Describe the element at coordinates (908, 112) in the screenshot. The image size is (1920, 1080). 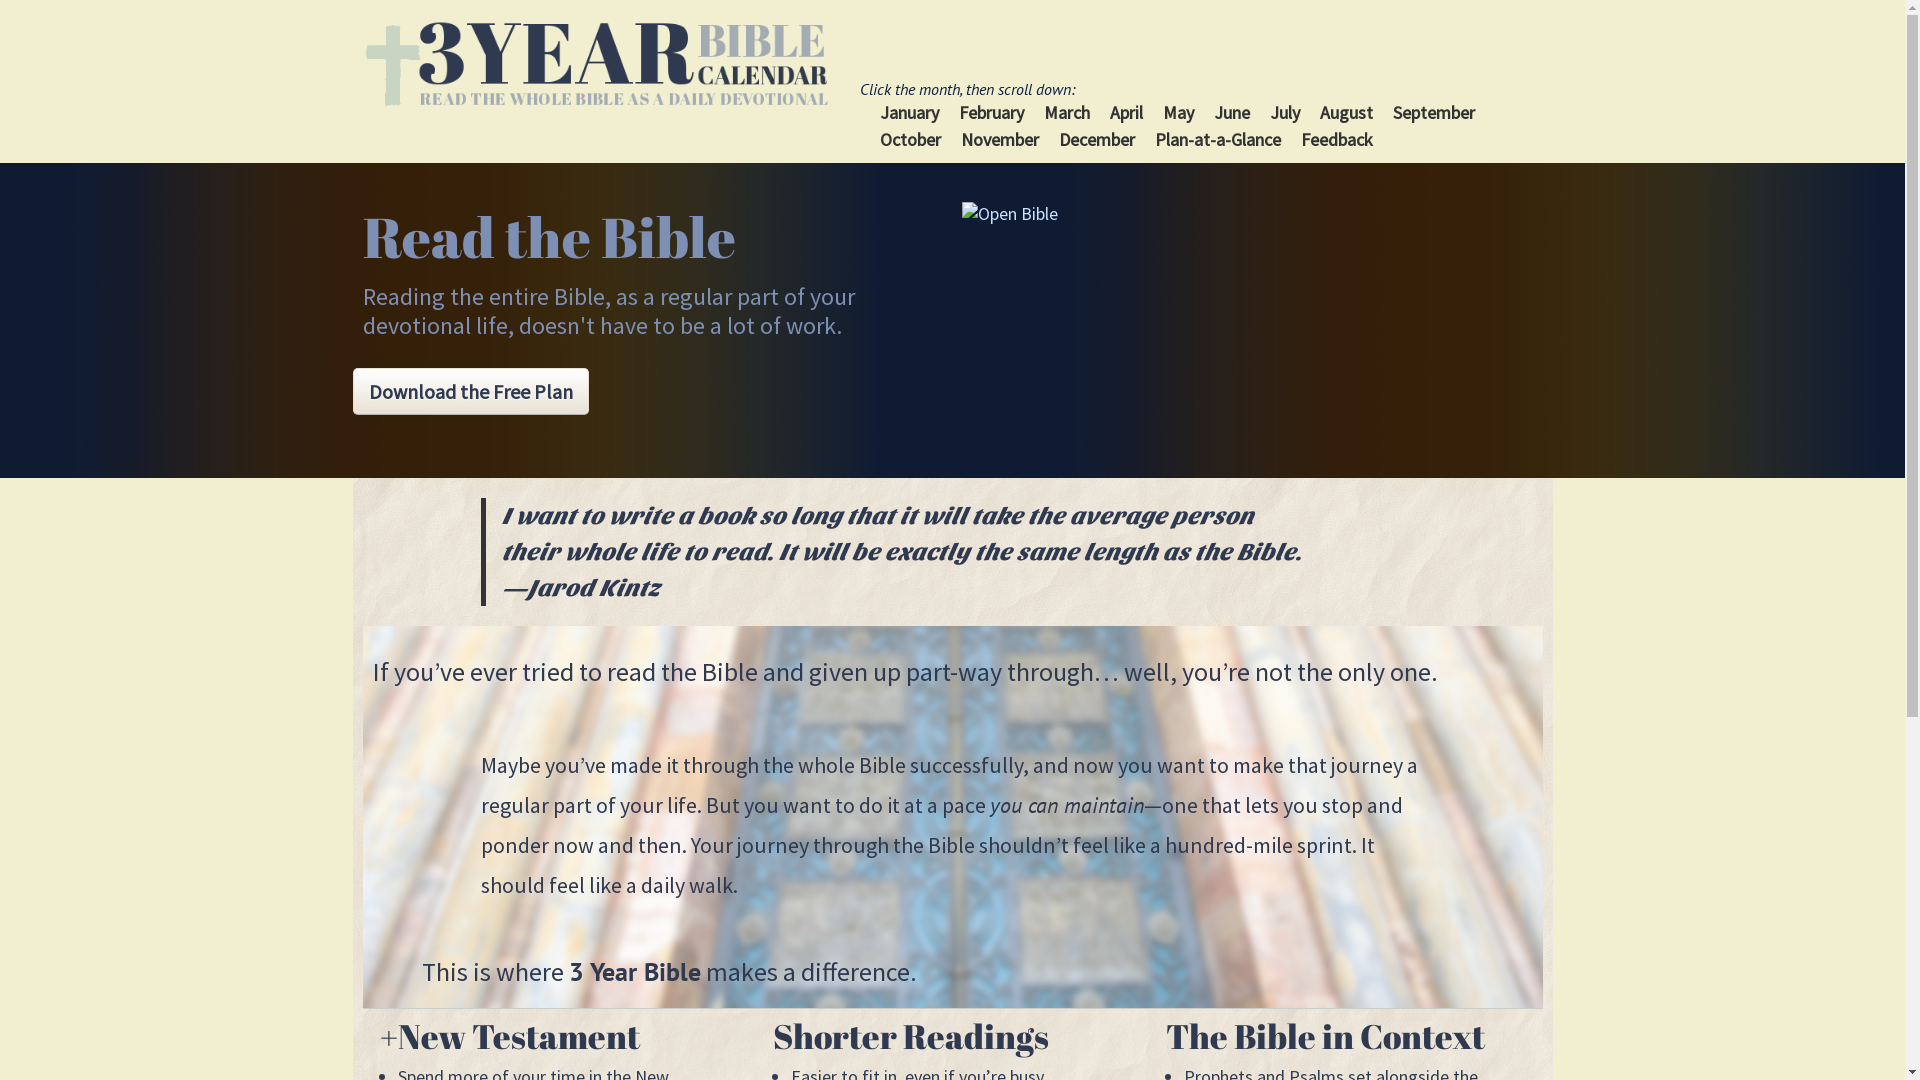
I see `'January'` at that location.